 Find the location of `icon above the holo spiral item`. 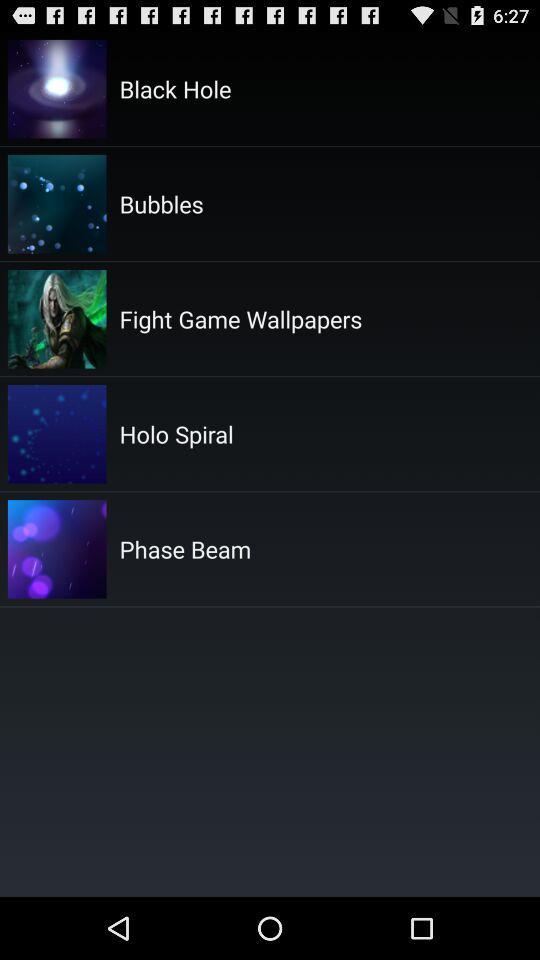

icon above the holo spiral item is located at coordinates (240, 318).